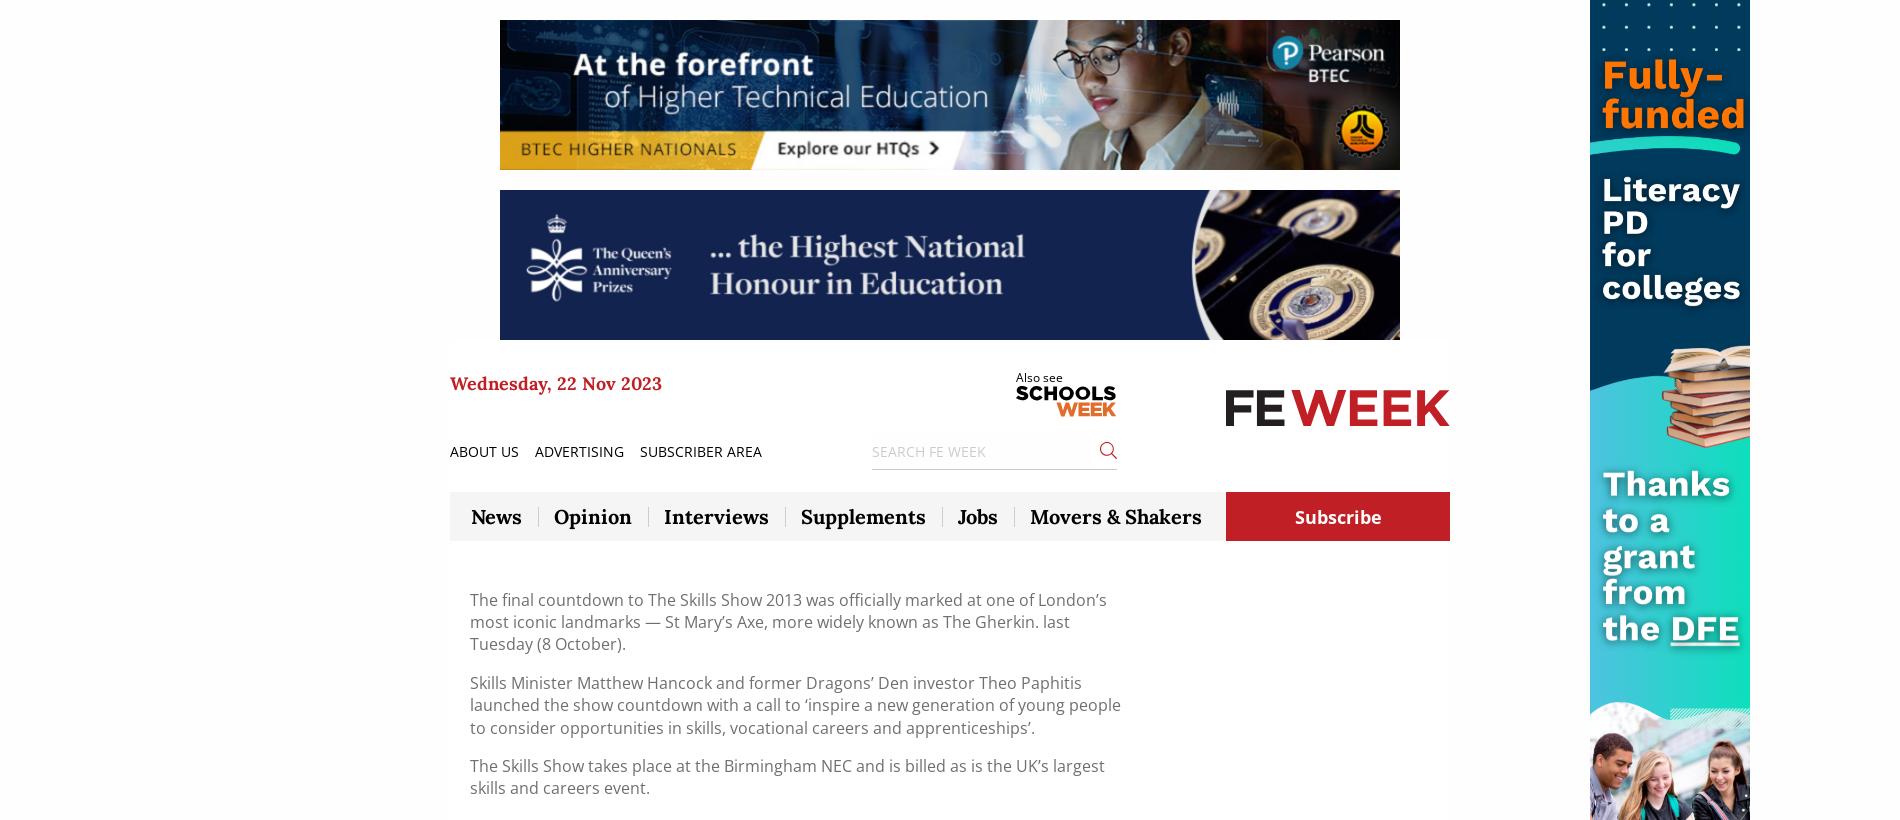  I want to click on 'Skills Minister Matthew Hancock and former Dragons’ Den investor Theo Paphitis launched the show countdown with a call to ‘inspire a new generation of young people to consider opportunities in skills, vocational careers and apprenticeships’.', so click(794, 704).